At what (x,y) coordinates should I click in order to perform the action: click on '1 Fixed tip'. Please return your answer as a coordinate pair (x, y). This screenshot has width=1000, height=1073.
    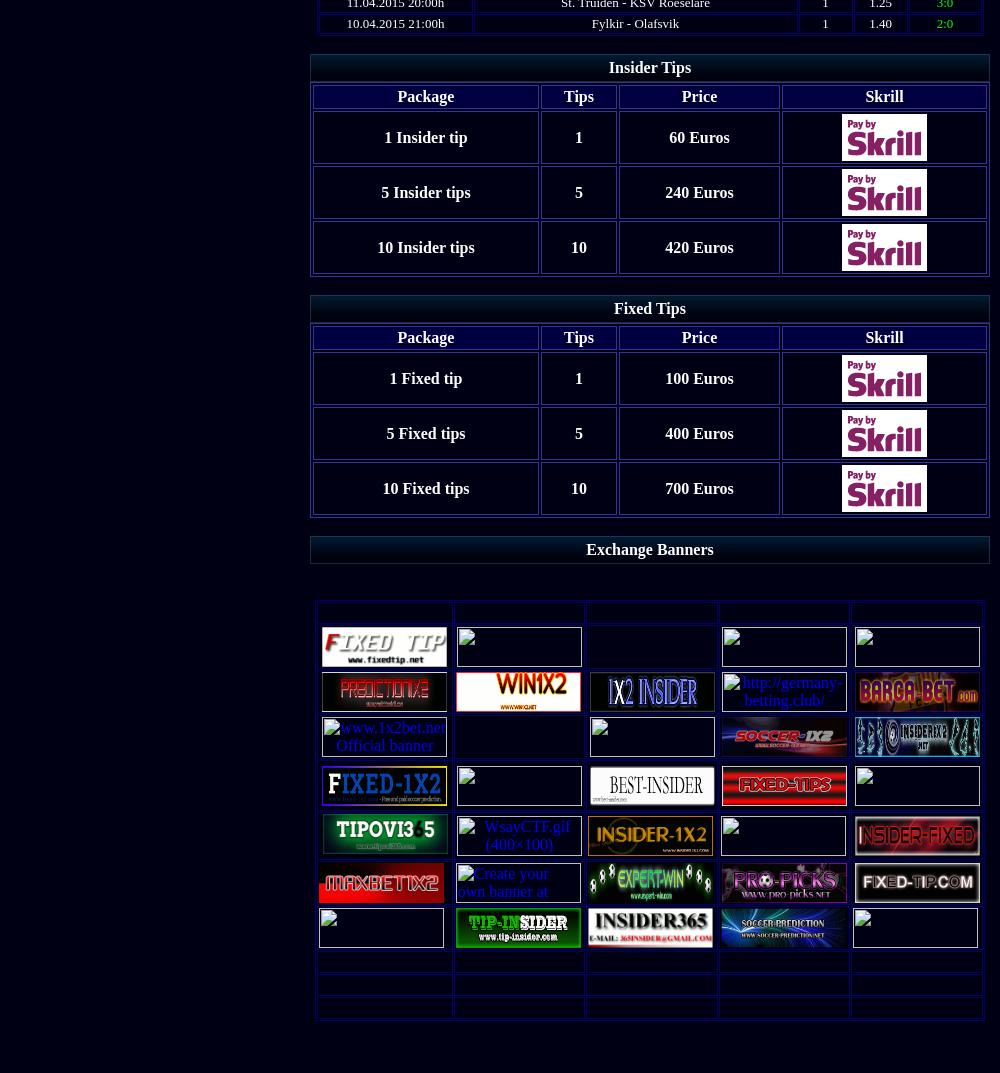
    Looking at the image, I should click on (389, 376).